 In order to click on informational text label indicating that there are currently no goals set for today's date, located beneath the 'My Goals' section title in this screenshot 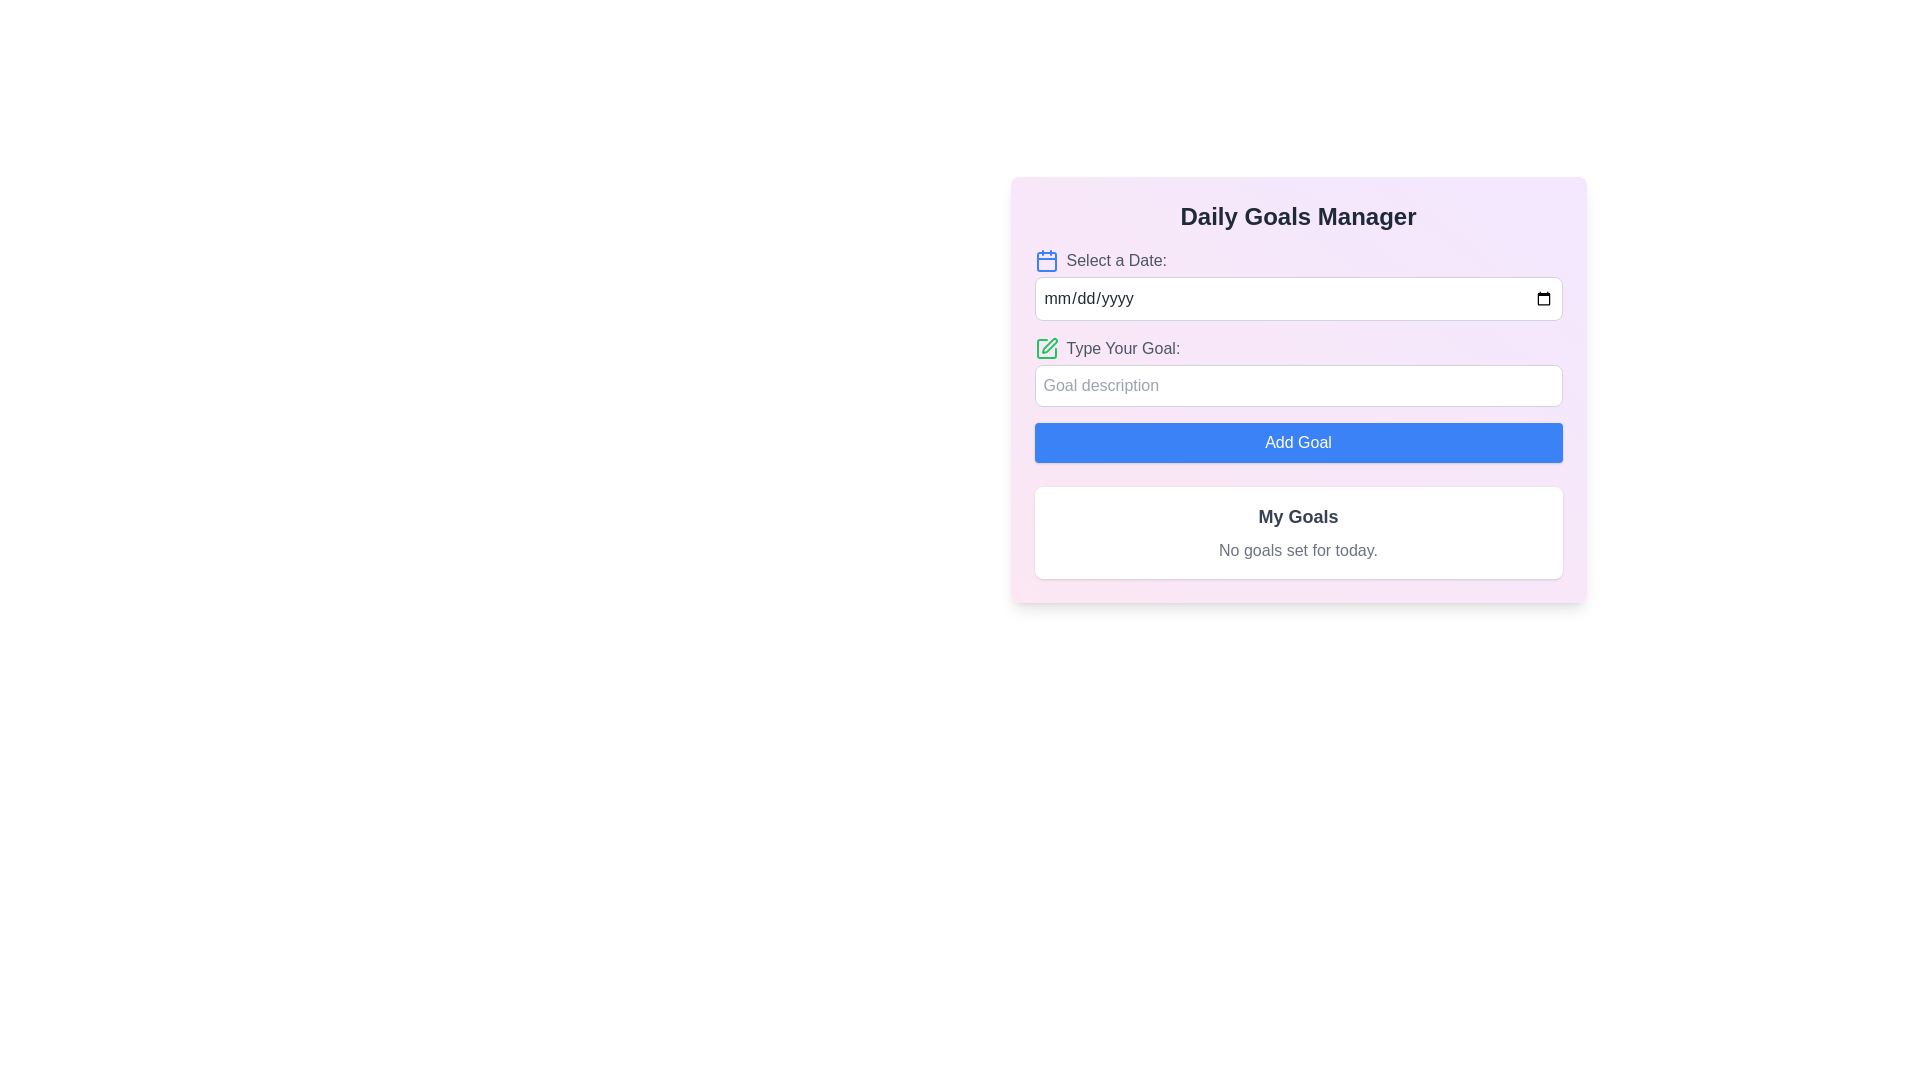, I will do `click(1298, 551)`.